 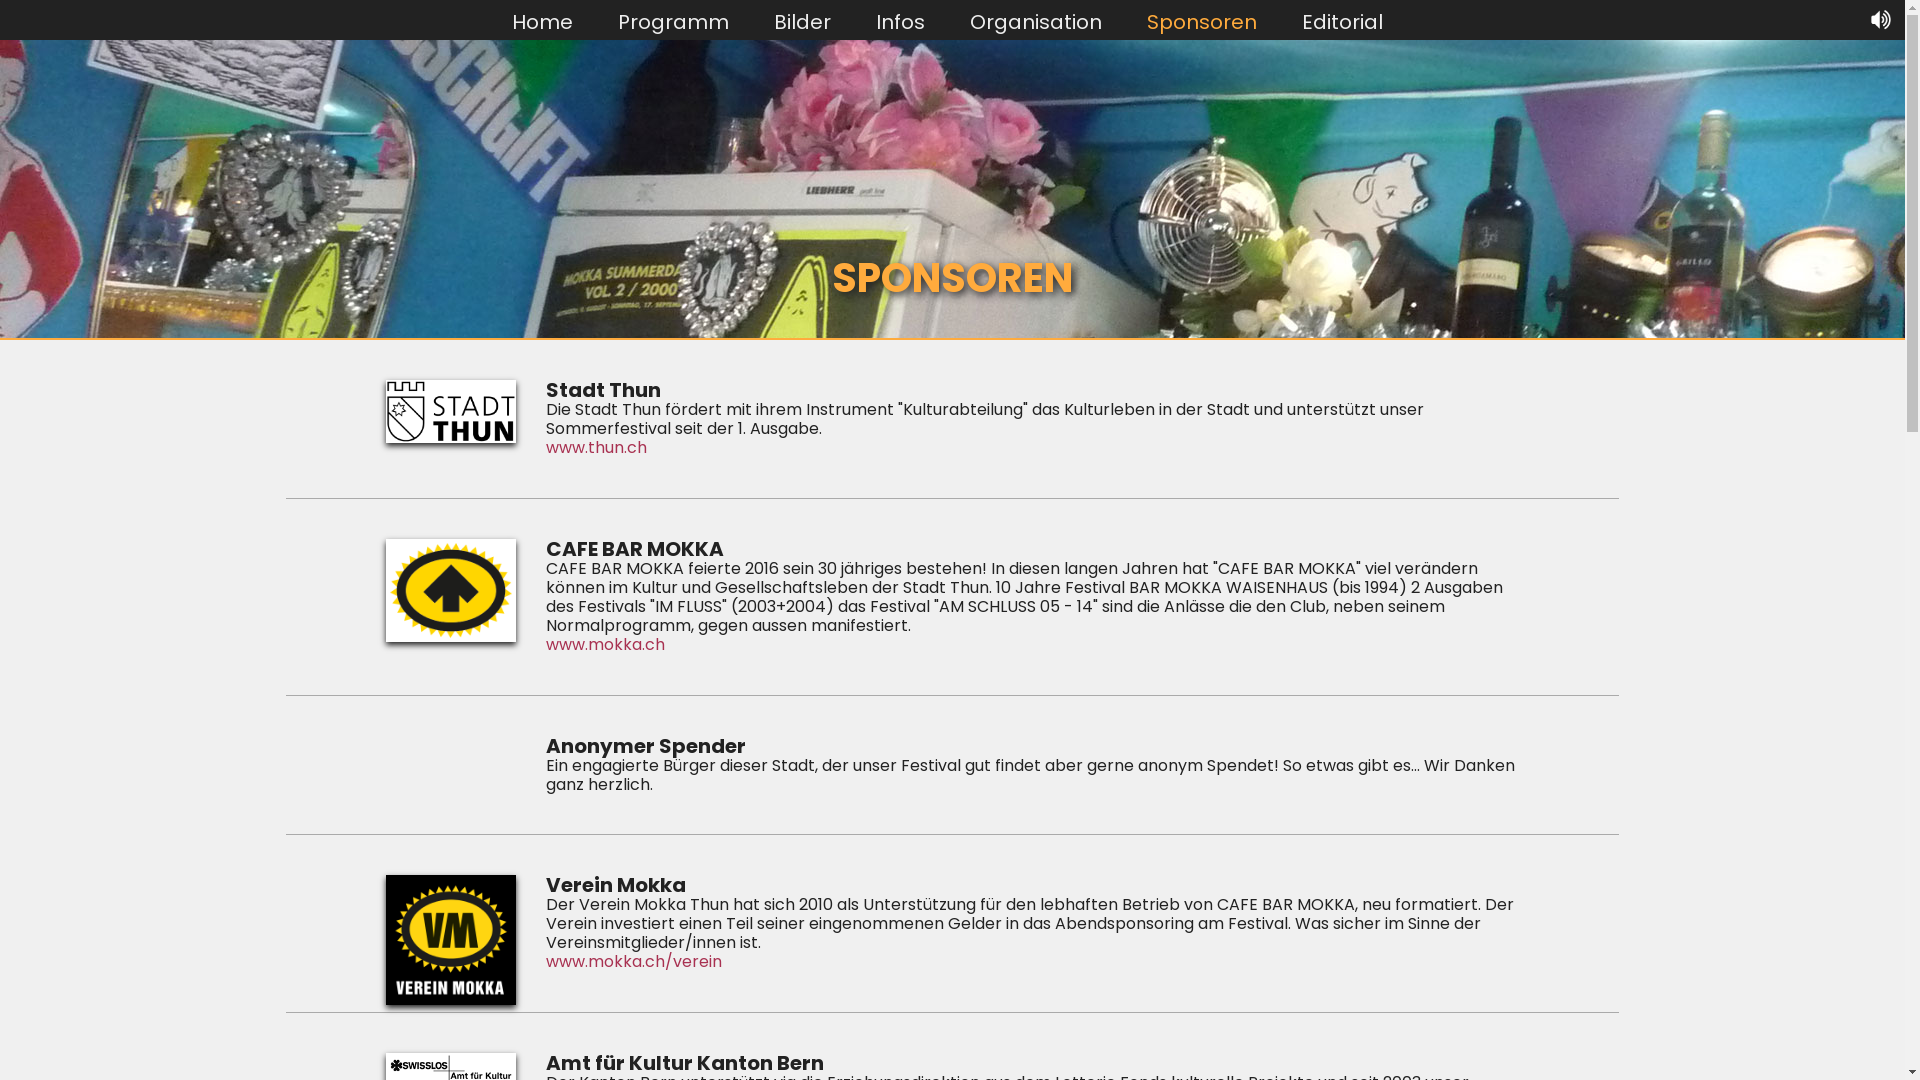 What do you see at coordinates (802, 20) in the screenshot?
I see `'Bilder'` at bounding box center [802, 20].